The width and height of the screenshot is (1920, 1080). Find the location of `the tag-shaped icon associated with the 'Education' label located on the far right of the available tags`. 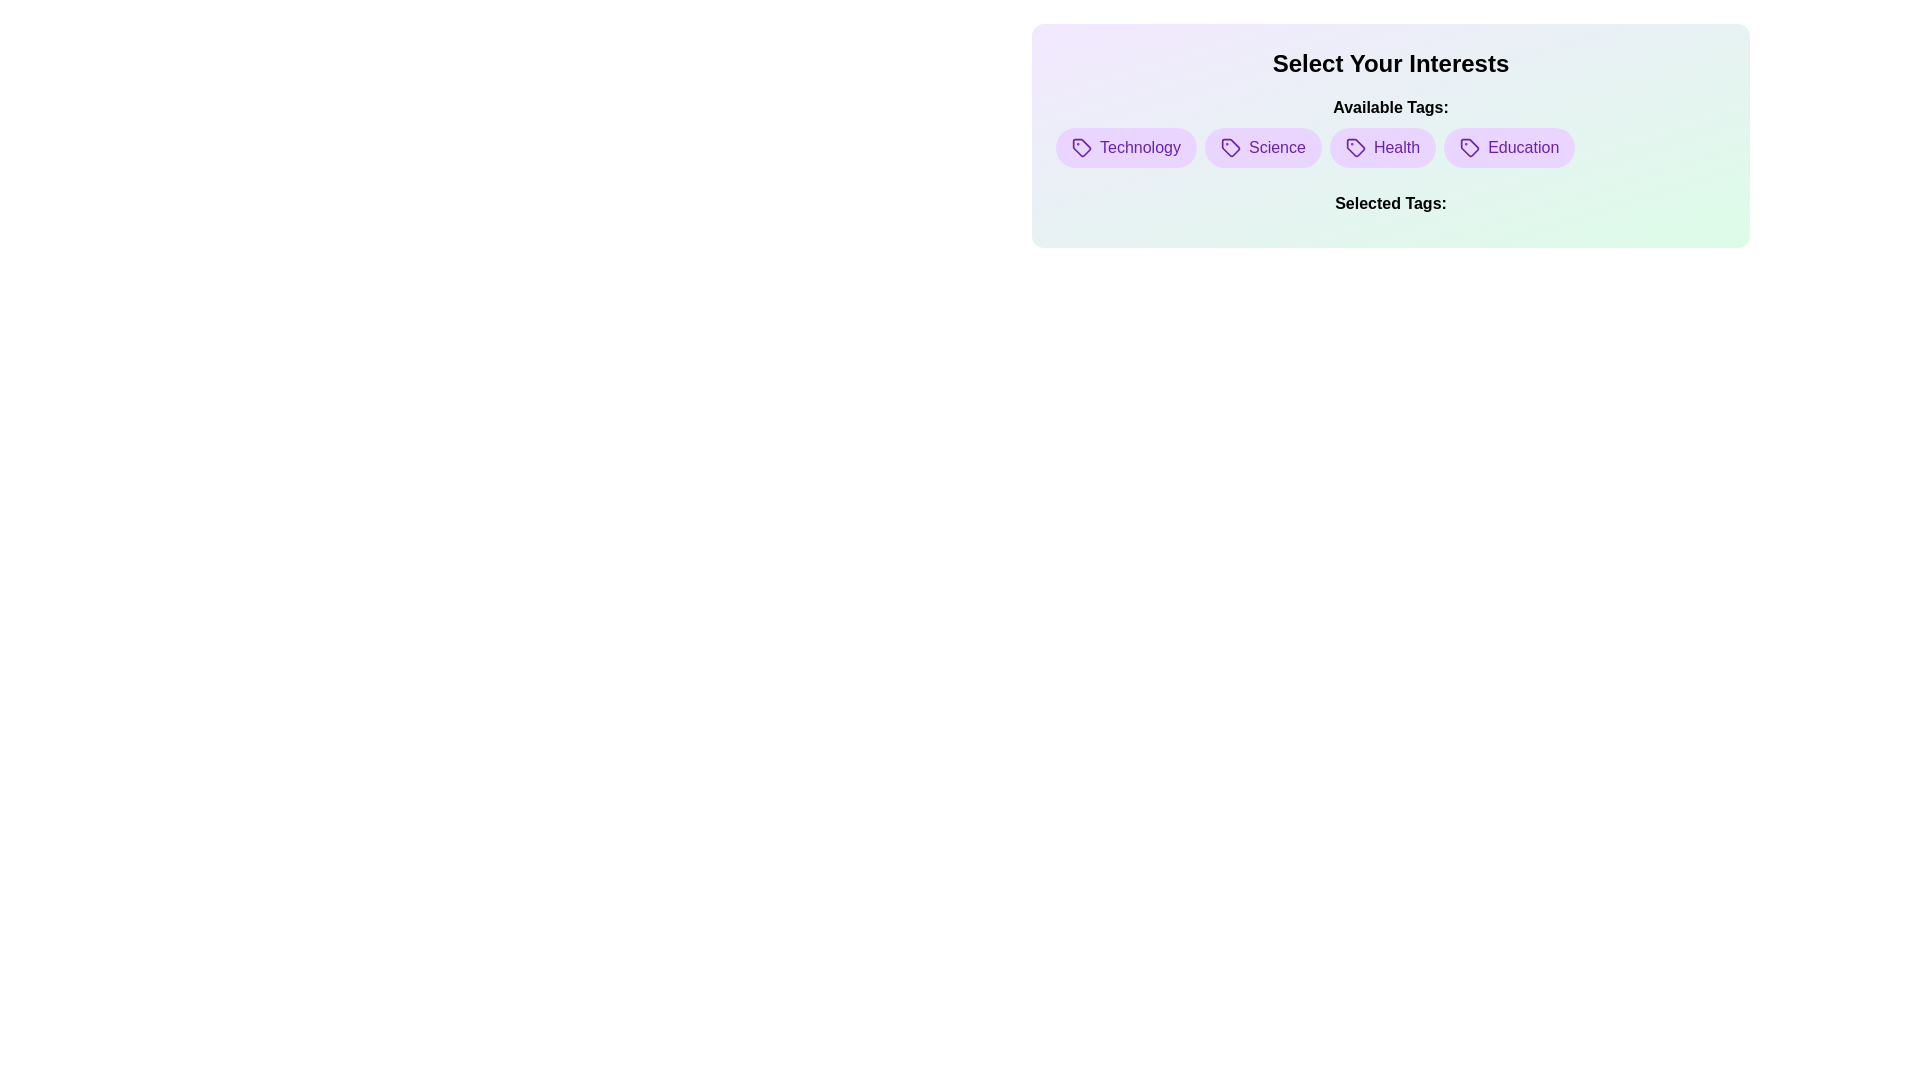

the tag-shaped icon associated with the 'Education' label located on the far right of the available tags is located at coordinates (1470, 146).